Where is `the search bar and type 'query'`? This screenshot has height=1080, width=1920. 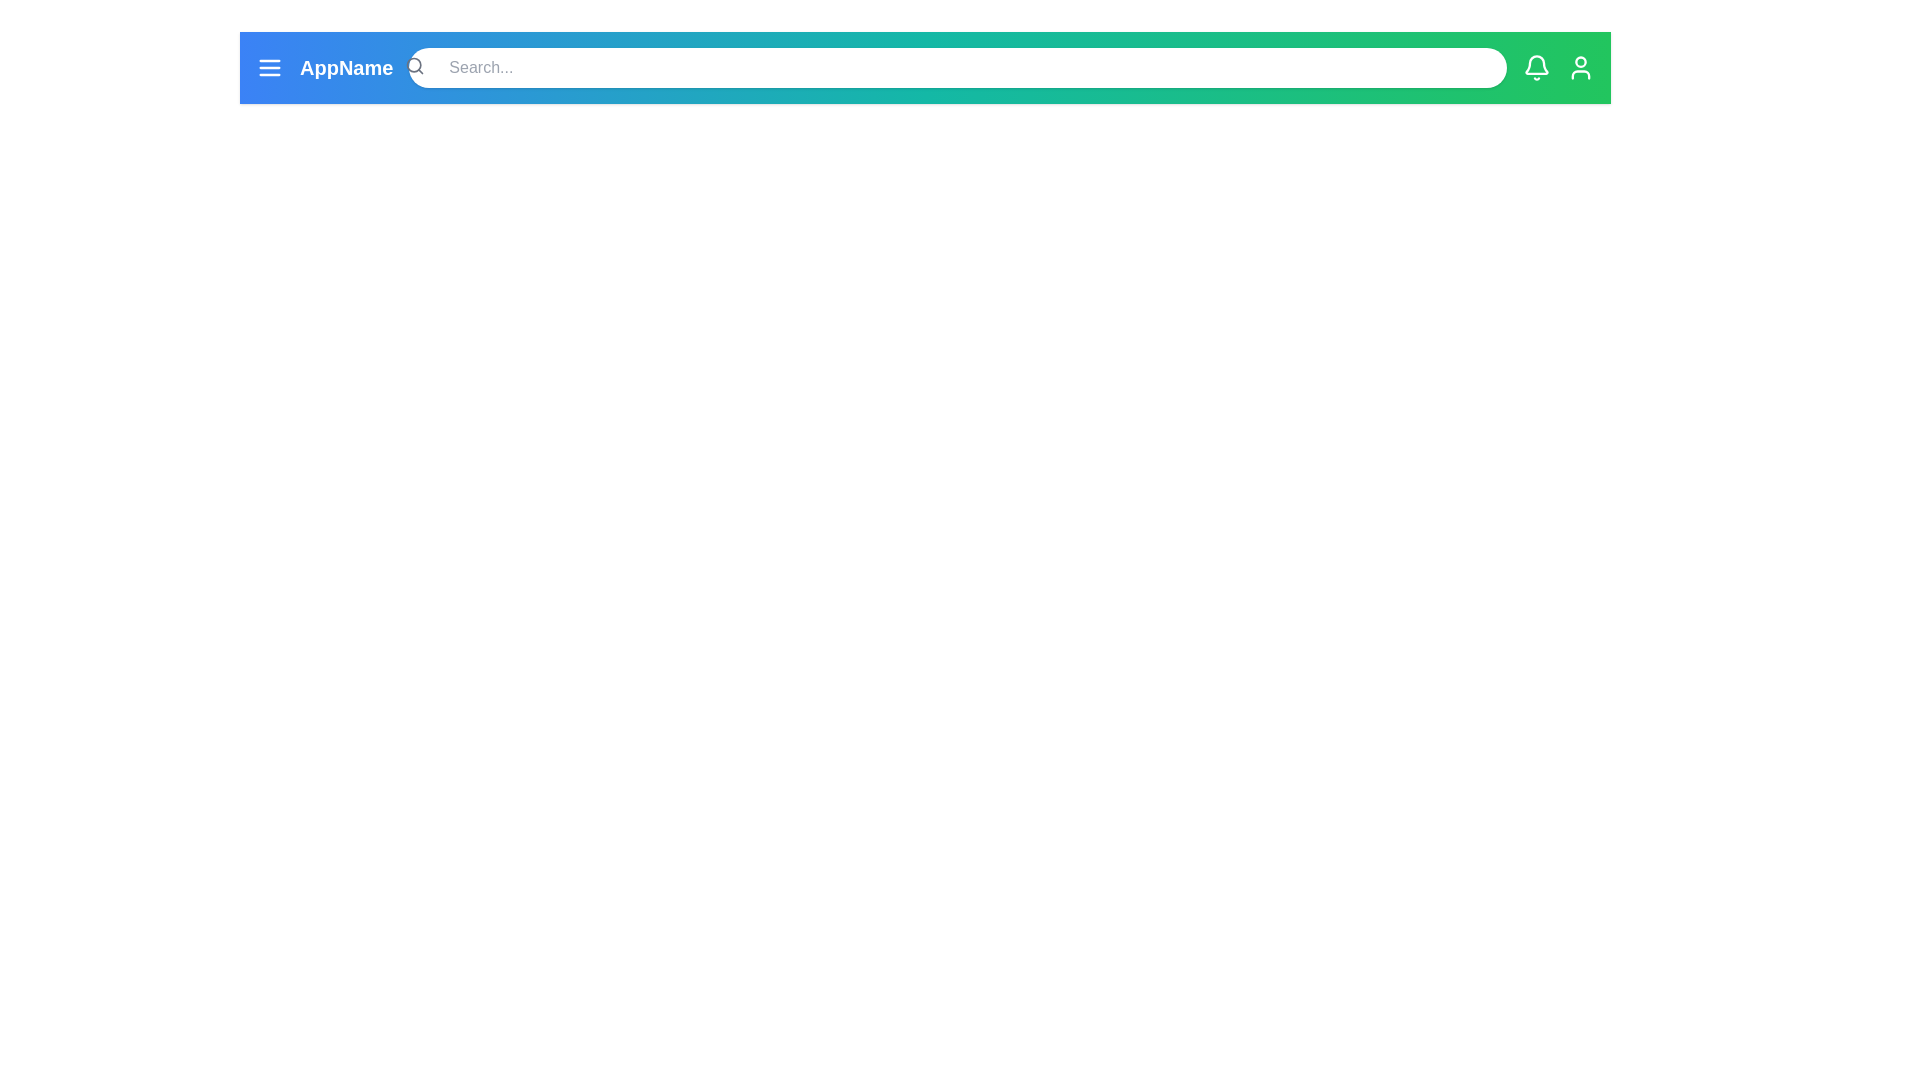
the search bar and type 'query' is located at coordinates (957, 67).